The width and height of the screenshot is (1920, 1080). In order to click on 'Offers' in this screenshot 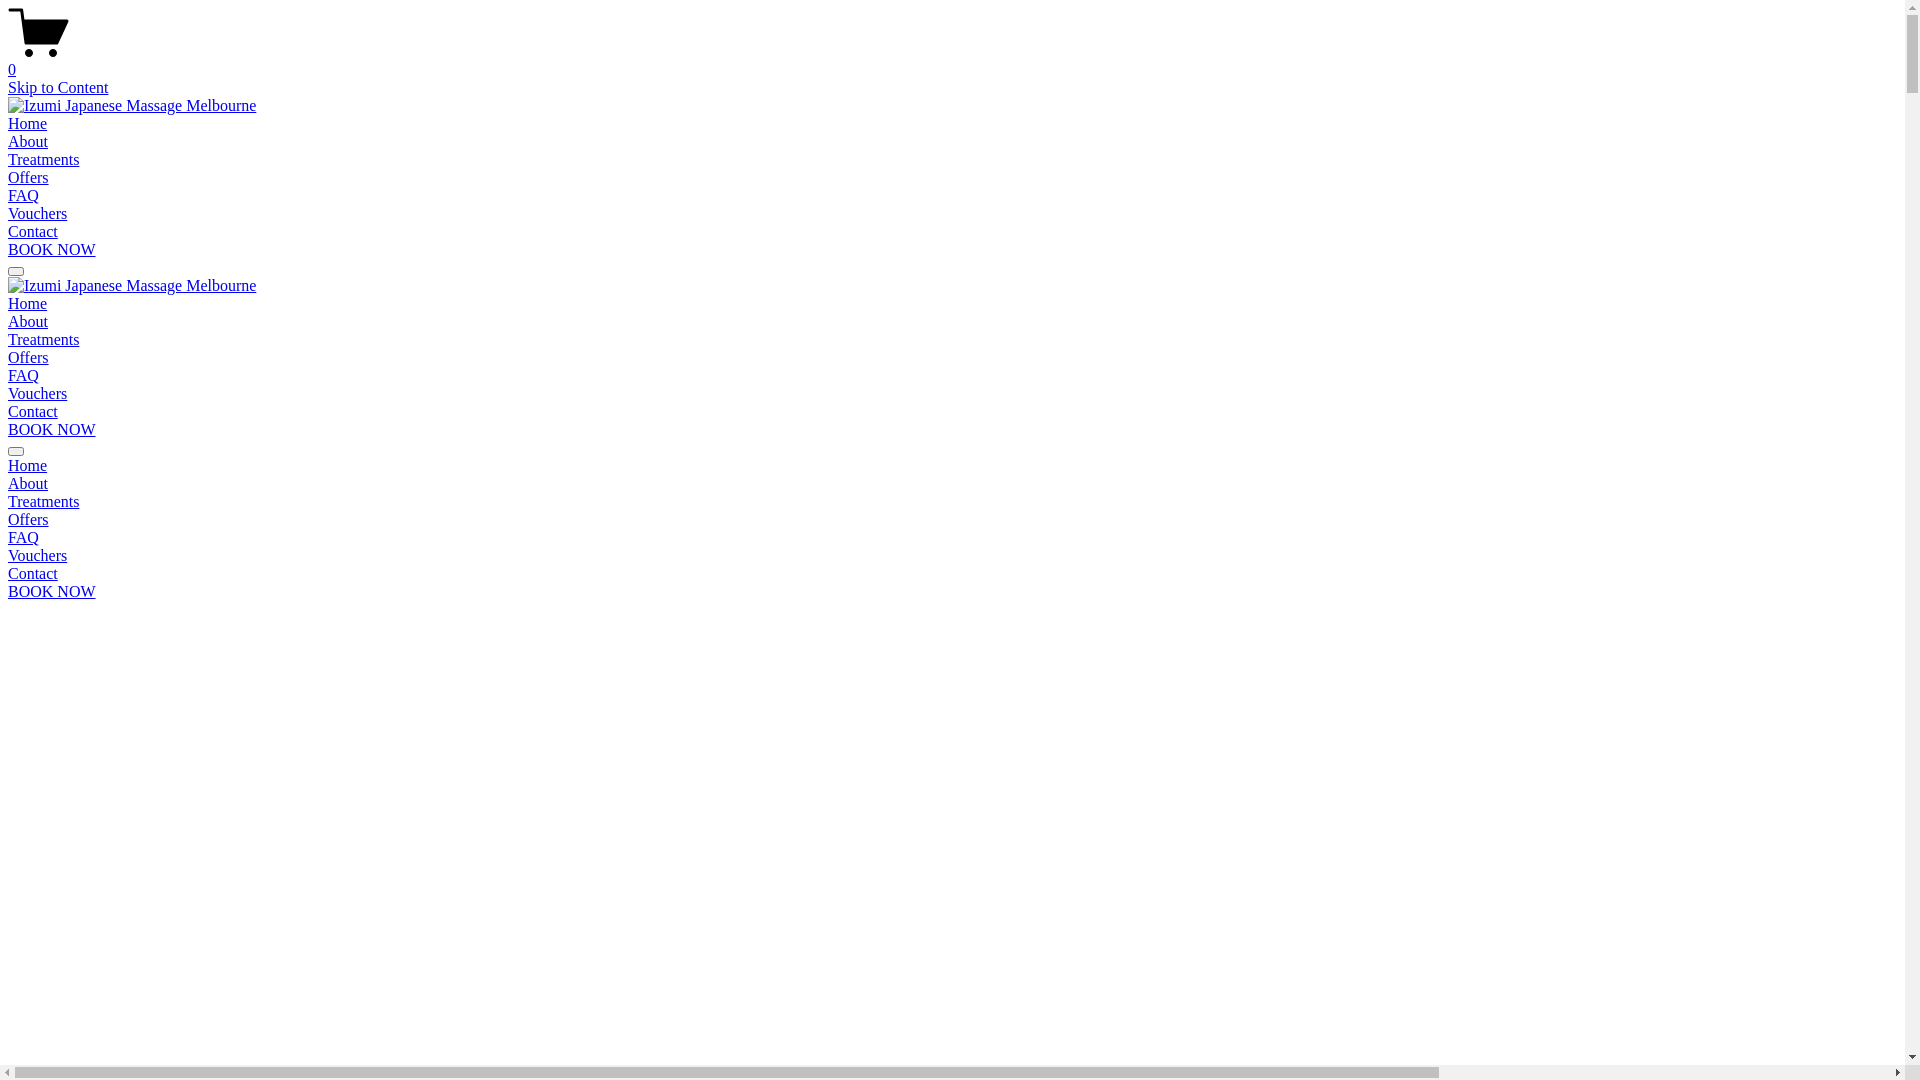, I will do `click(28, 176)`.